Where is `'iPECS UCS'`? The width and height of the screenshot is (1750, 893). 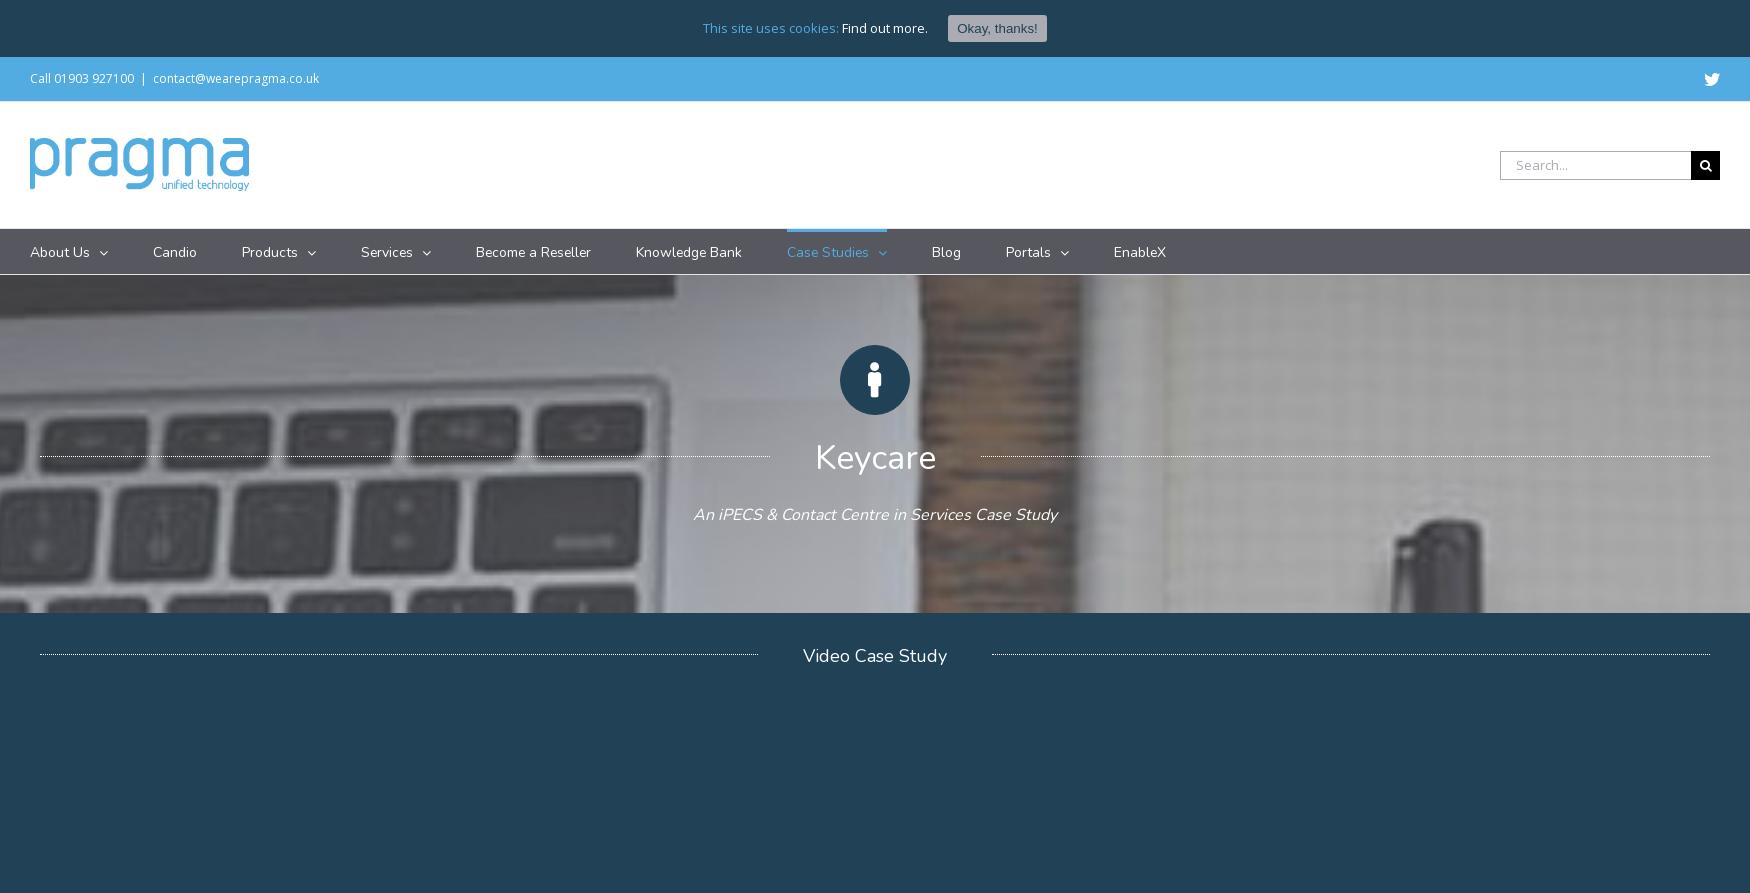
'iPECS UCS' is located at coordinates (651, 433).